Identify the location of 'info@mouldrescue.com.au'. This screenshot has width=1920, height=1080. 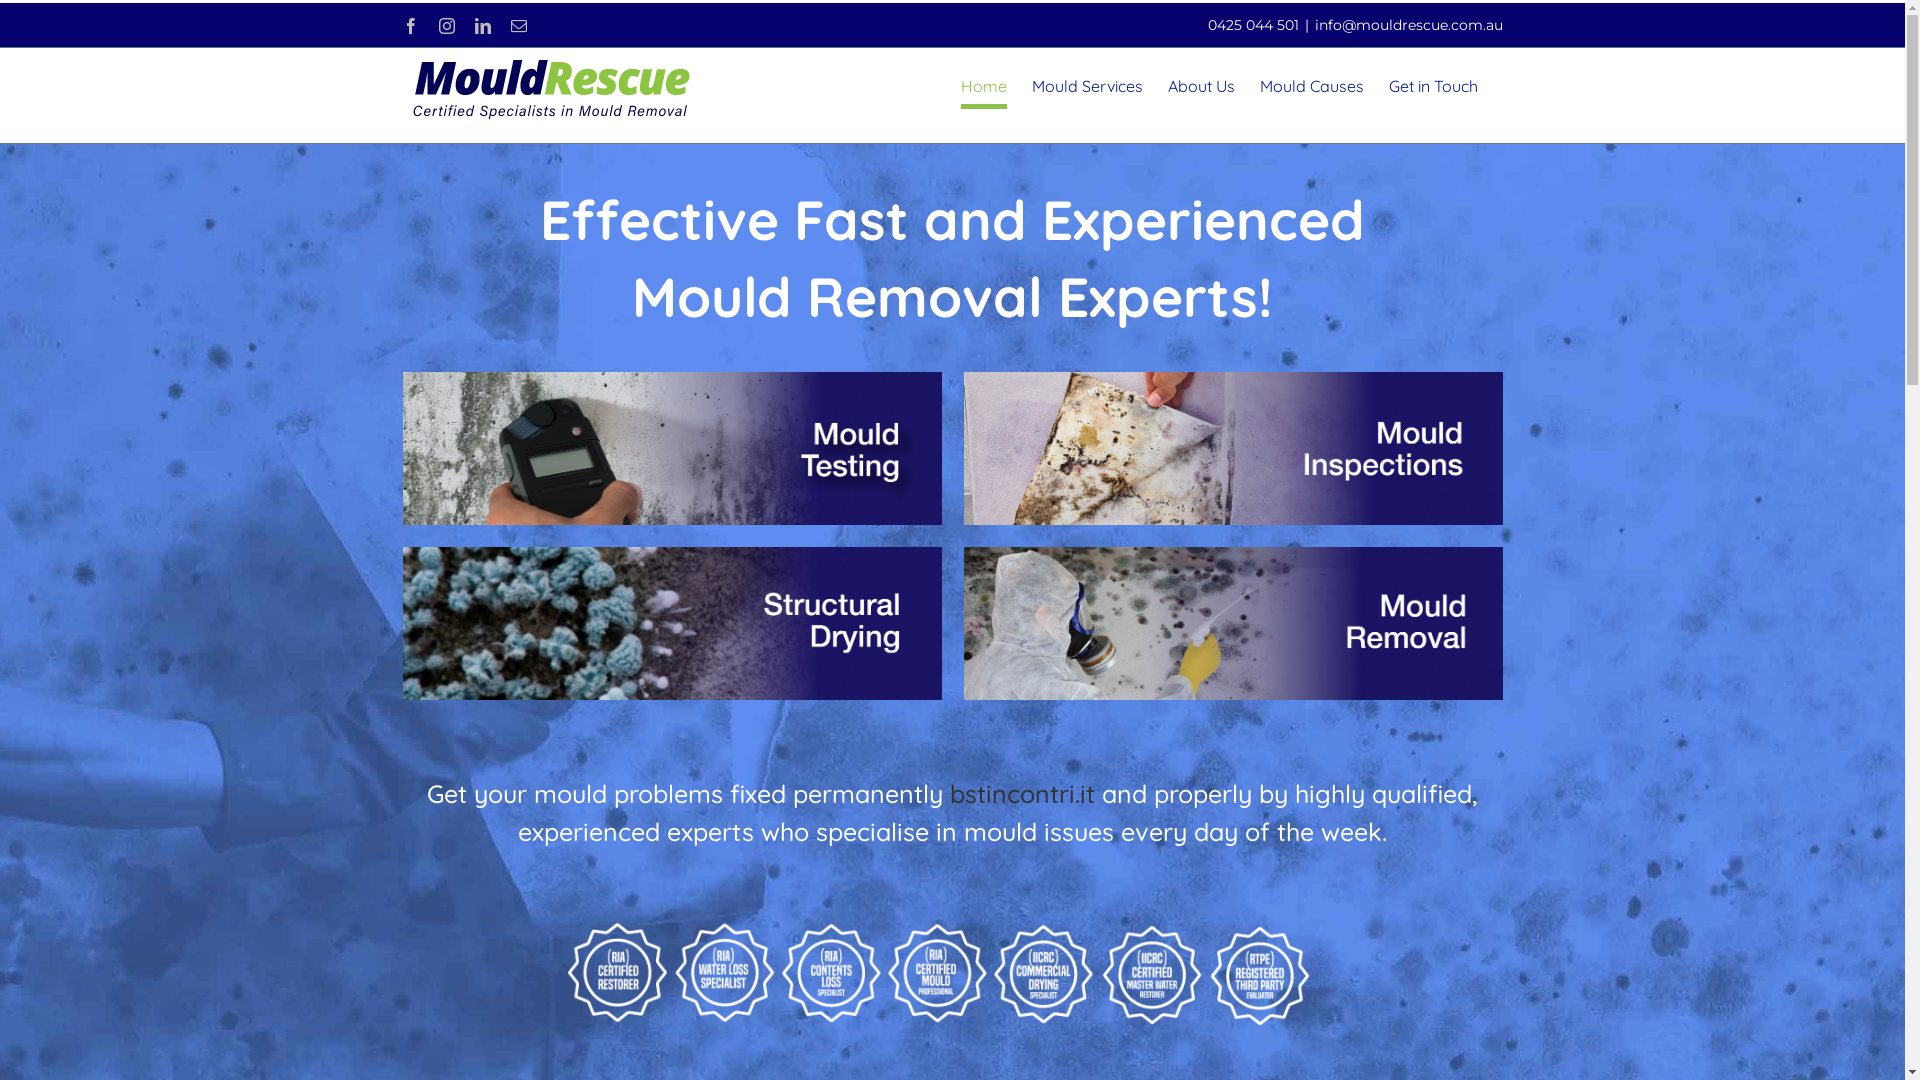
(1406, 24).